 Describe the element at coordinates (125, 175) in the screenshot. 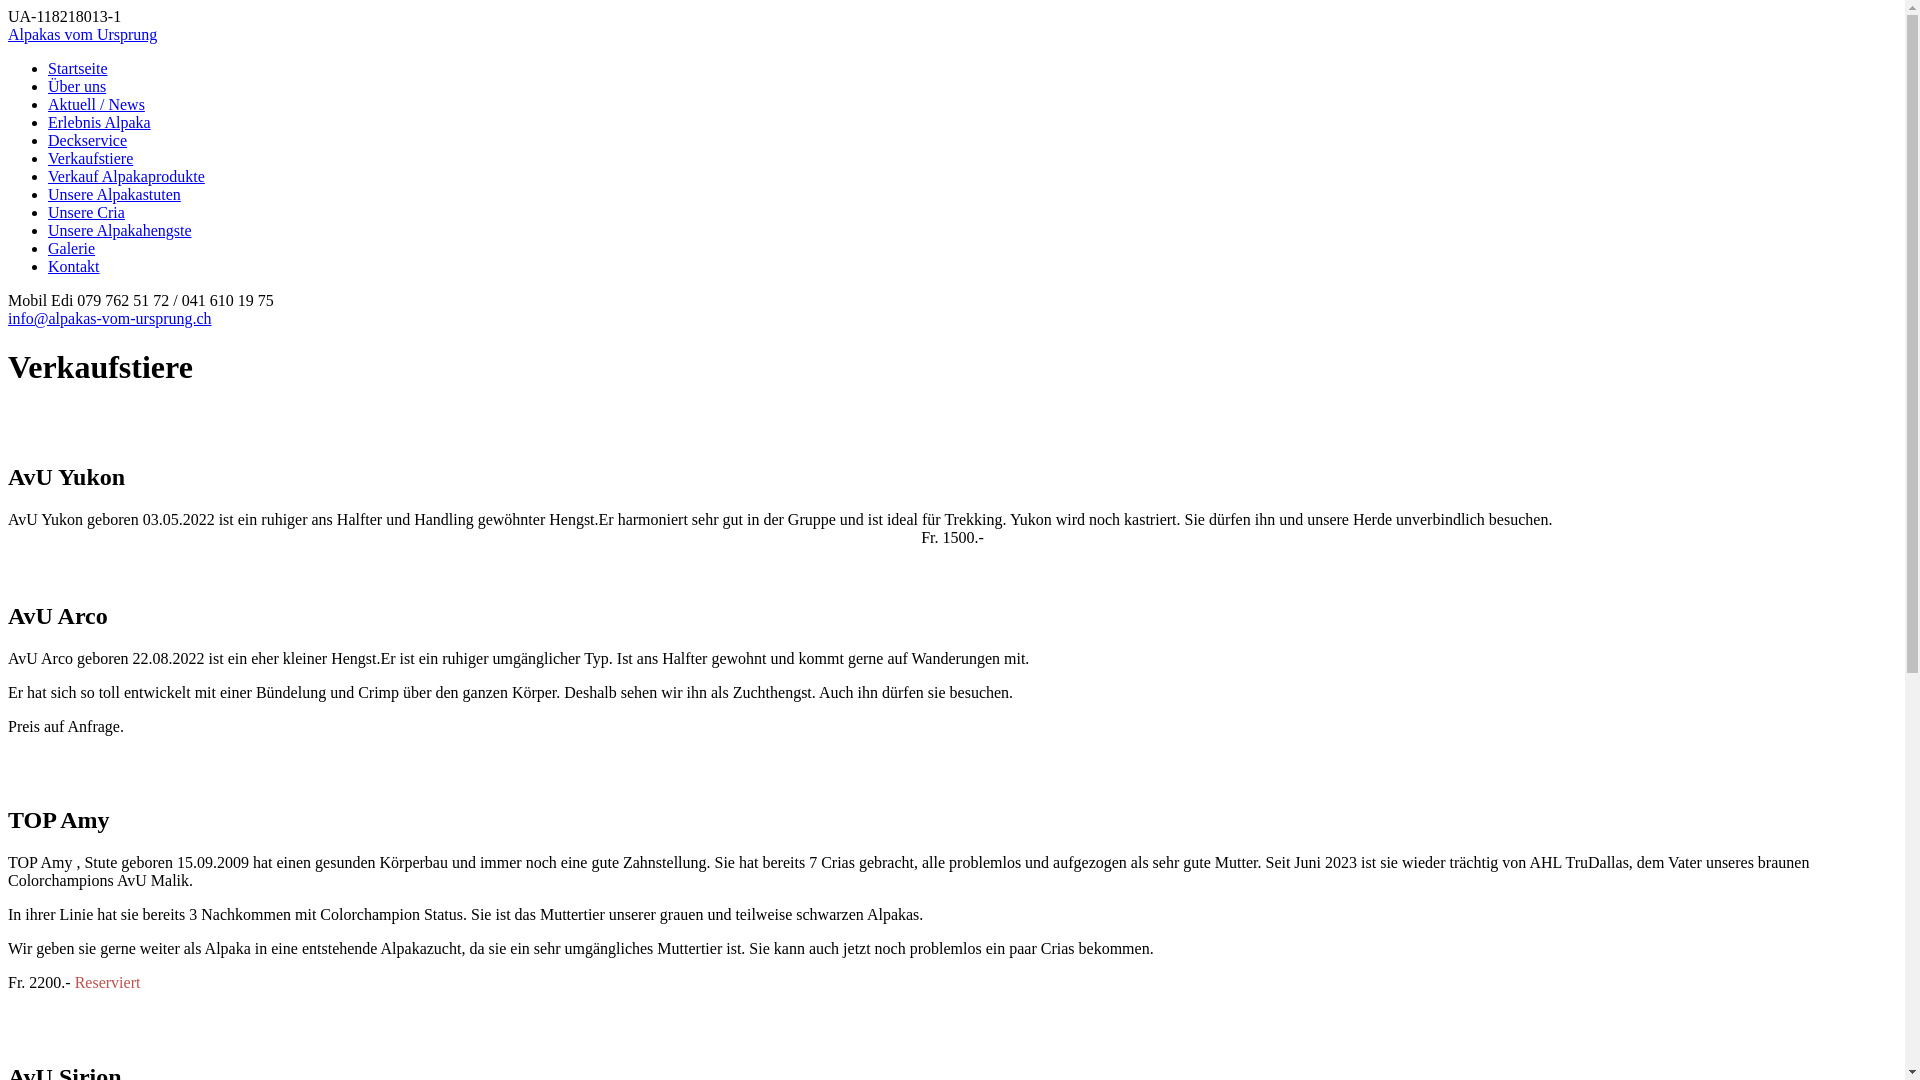

I see `'Verkauf Alpakaprodukte'` at that location.